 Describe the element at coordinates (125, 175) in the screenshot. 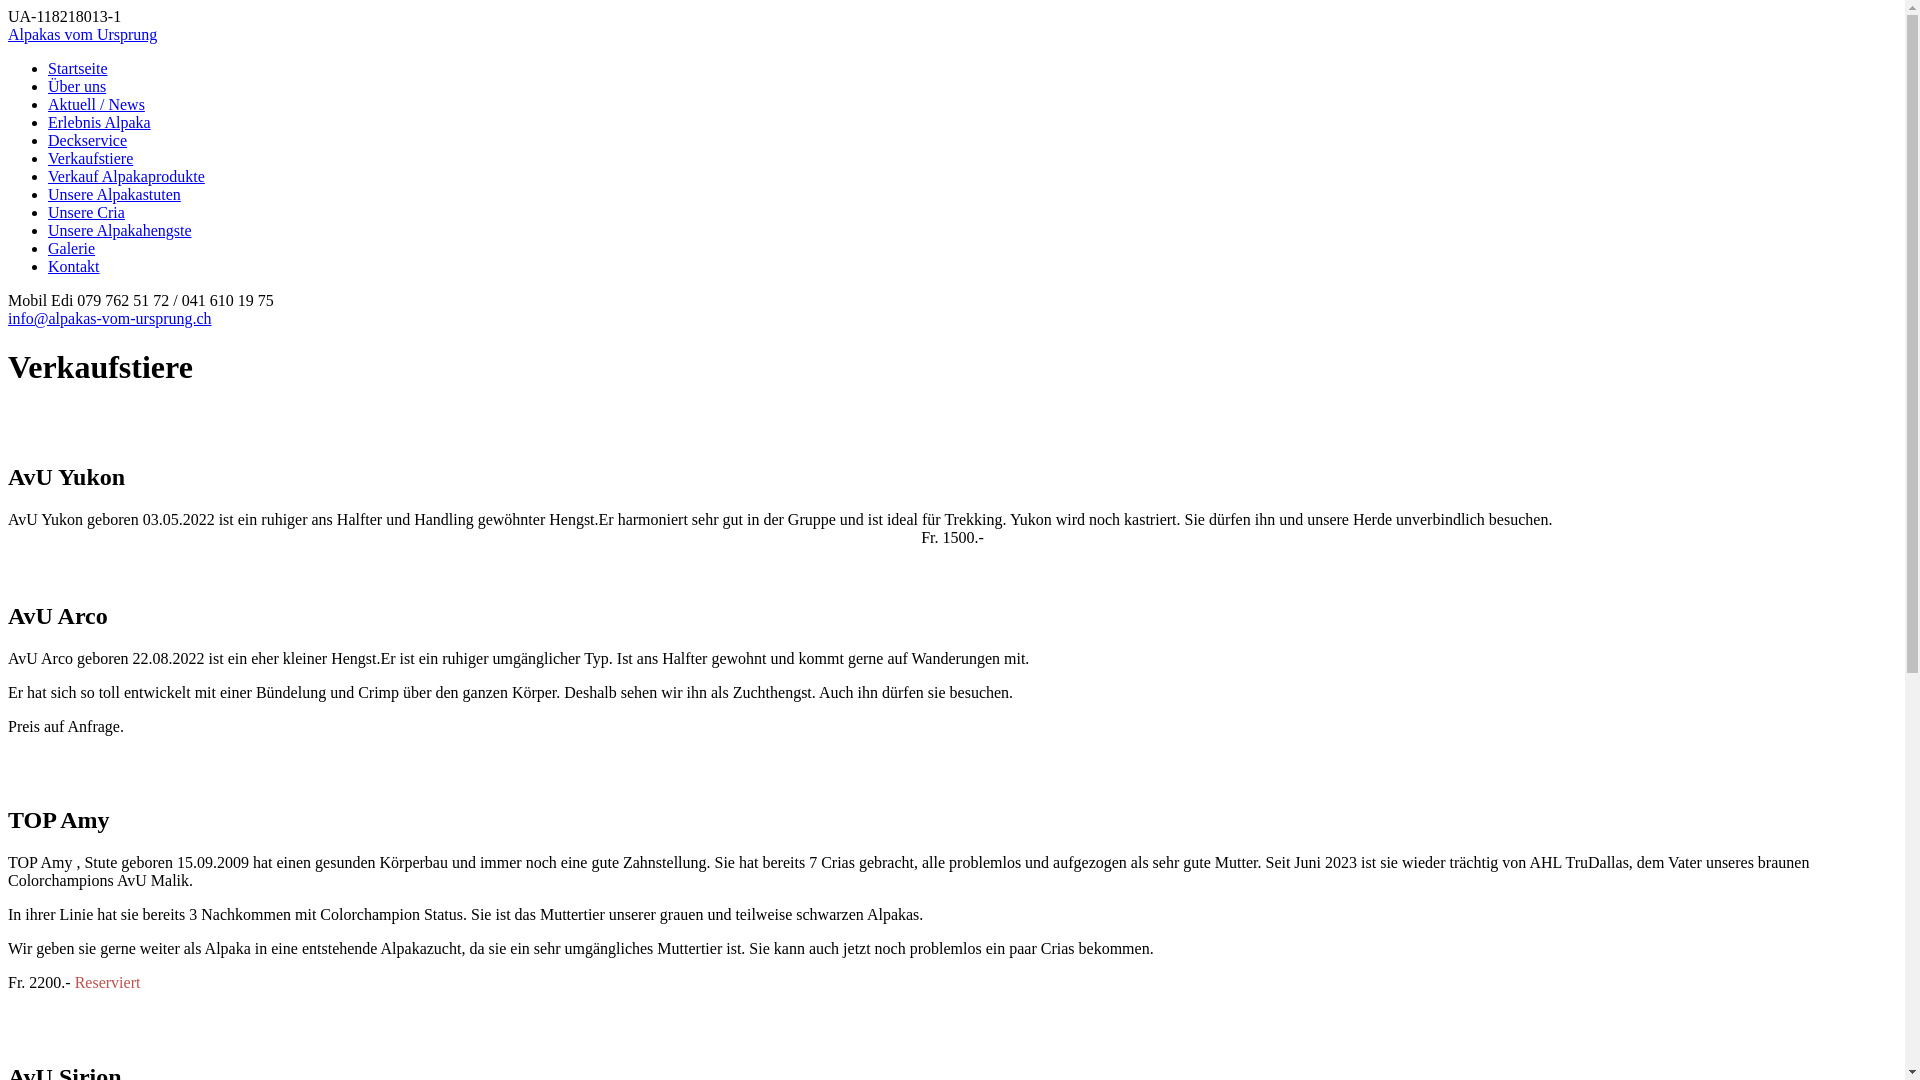

I see `'Verkauf Alpakaprodukte'` at that location.